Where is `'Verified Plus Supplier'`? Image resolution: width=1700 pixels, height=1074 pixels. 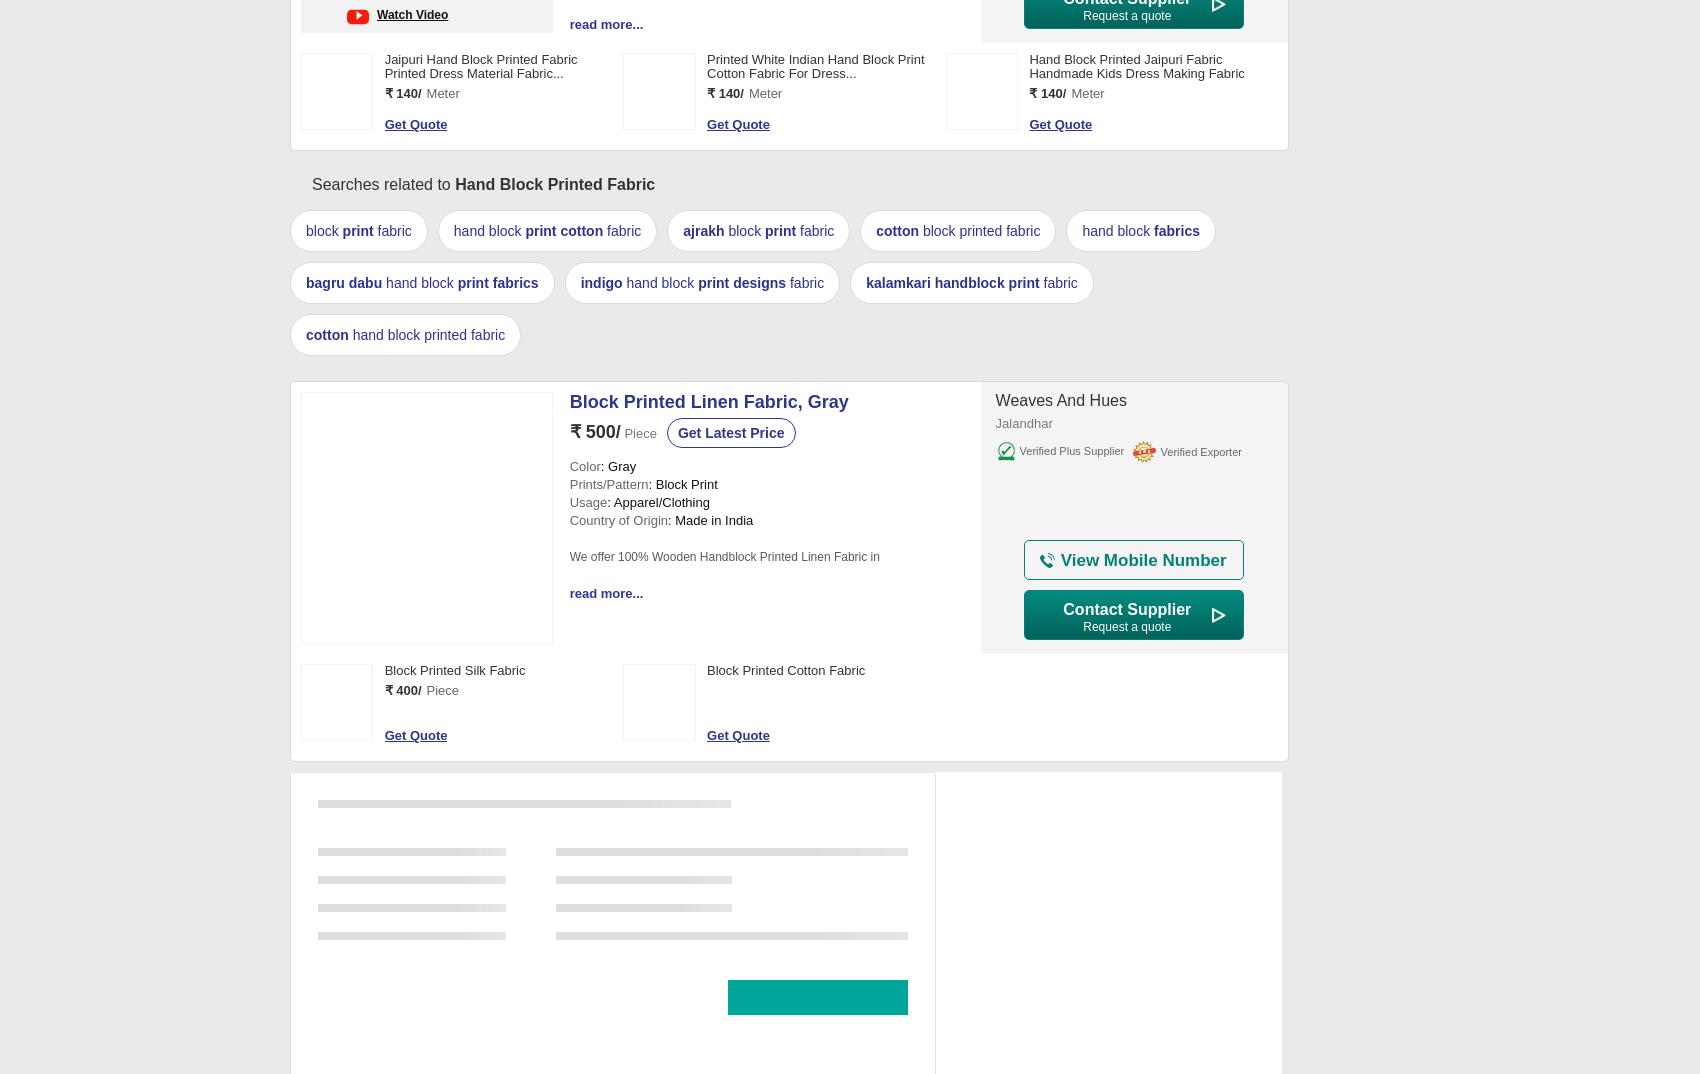
'Verified Plus Supplier' is located at coordinates (1071, 449).